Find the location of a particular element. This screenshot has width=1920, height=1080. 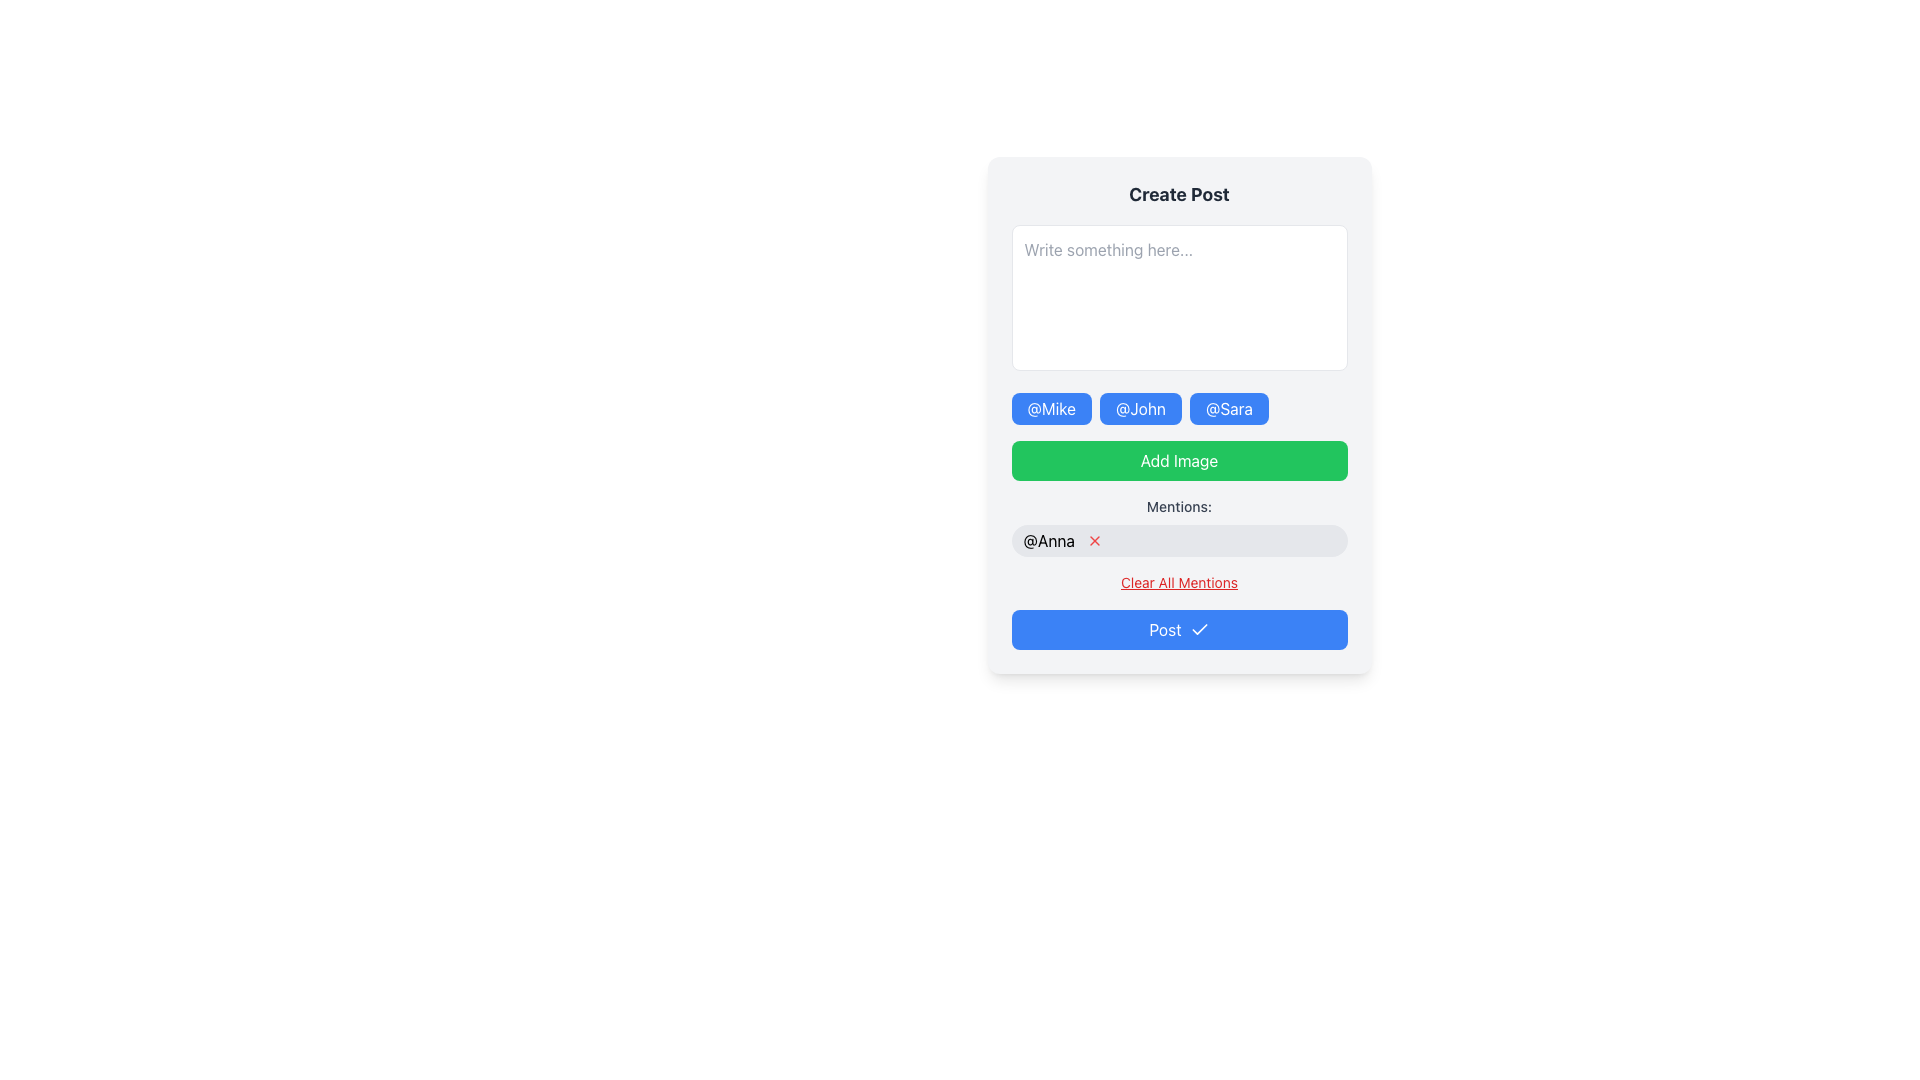

the interactive mention selector button for user tagged '@John' is located at coordinates (1179, 414).